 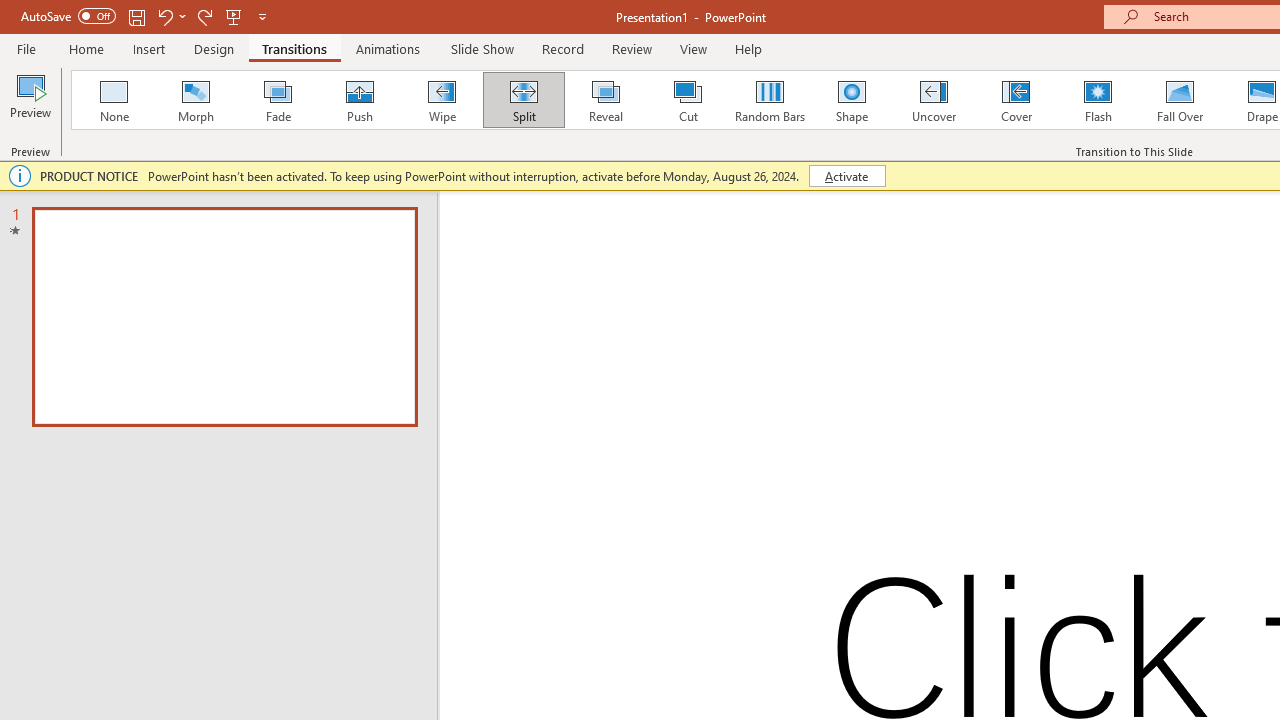 I want to click on 'Cover', so click(x=1016, y=100).